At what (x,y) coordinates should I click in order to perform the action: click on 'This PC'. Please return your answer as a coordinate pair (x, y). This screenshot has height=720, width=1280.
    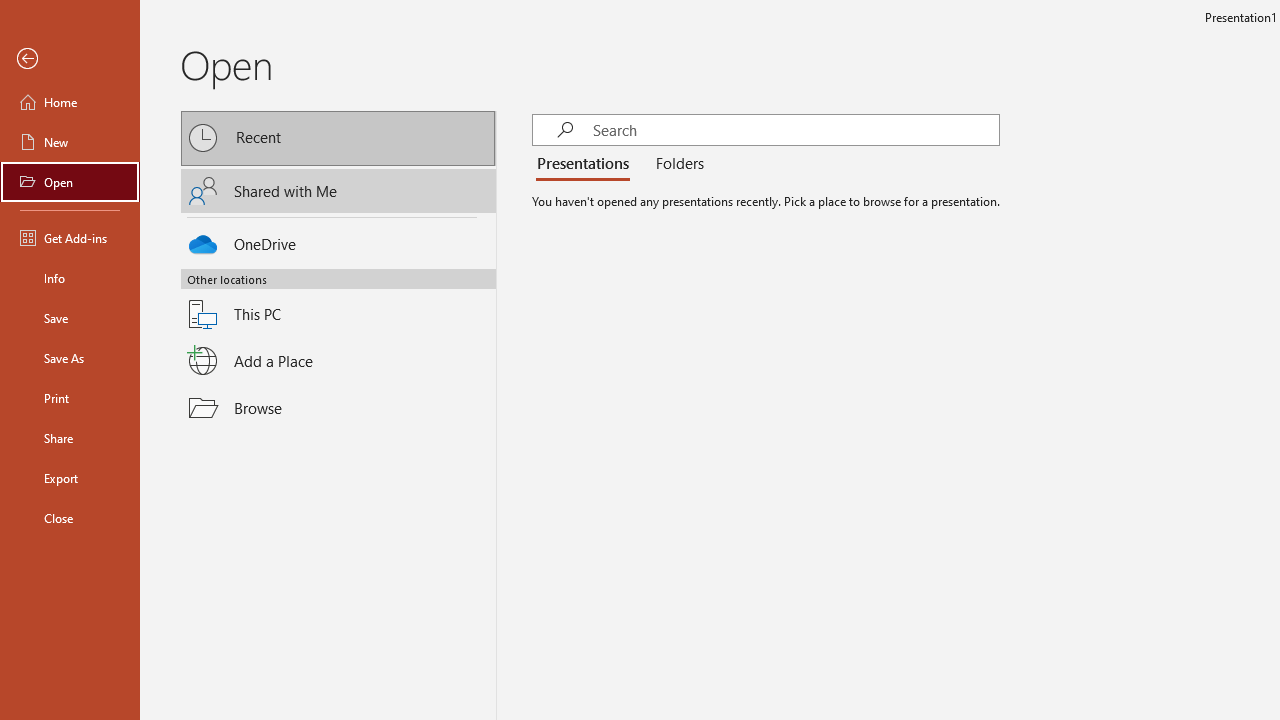
    Looking at the image, I should click on (338, 302).